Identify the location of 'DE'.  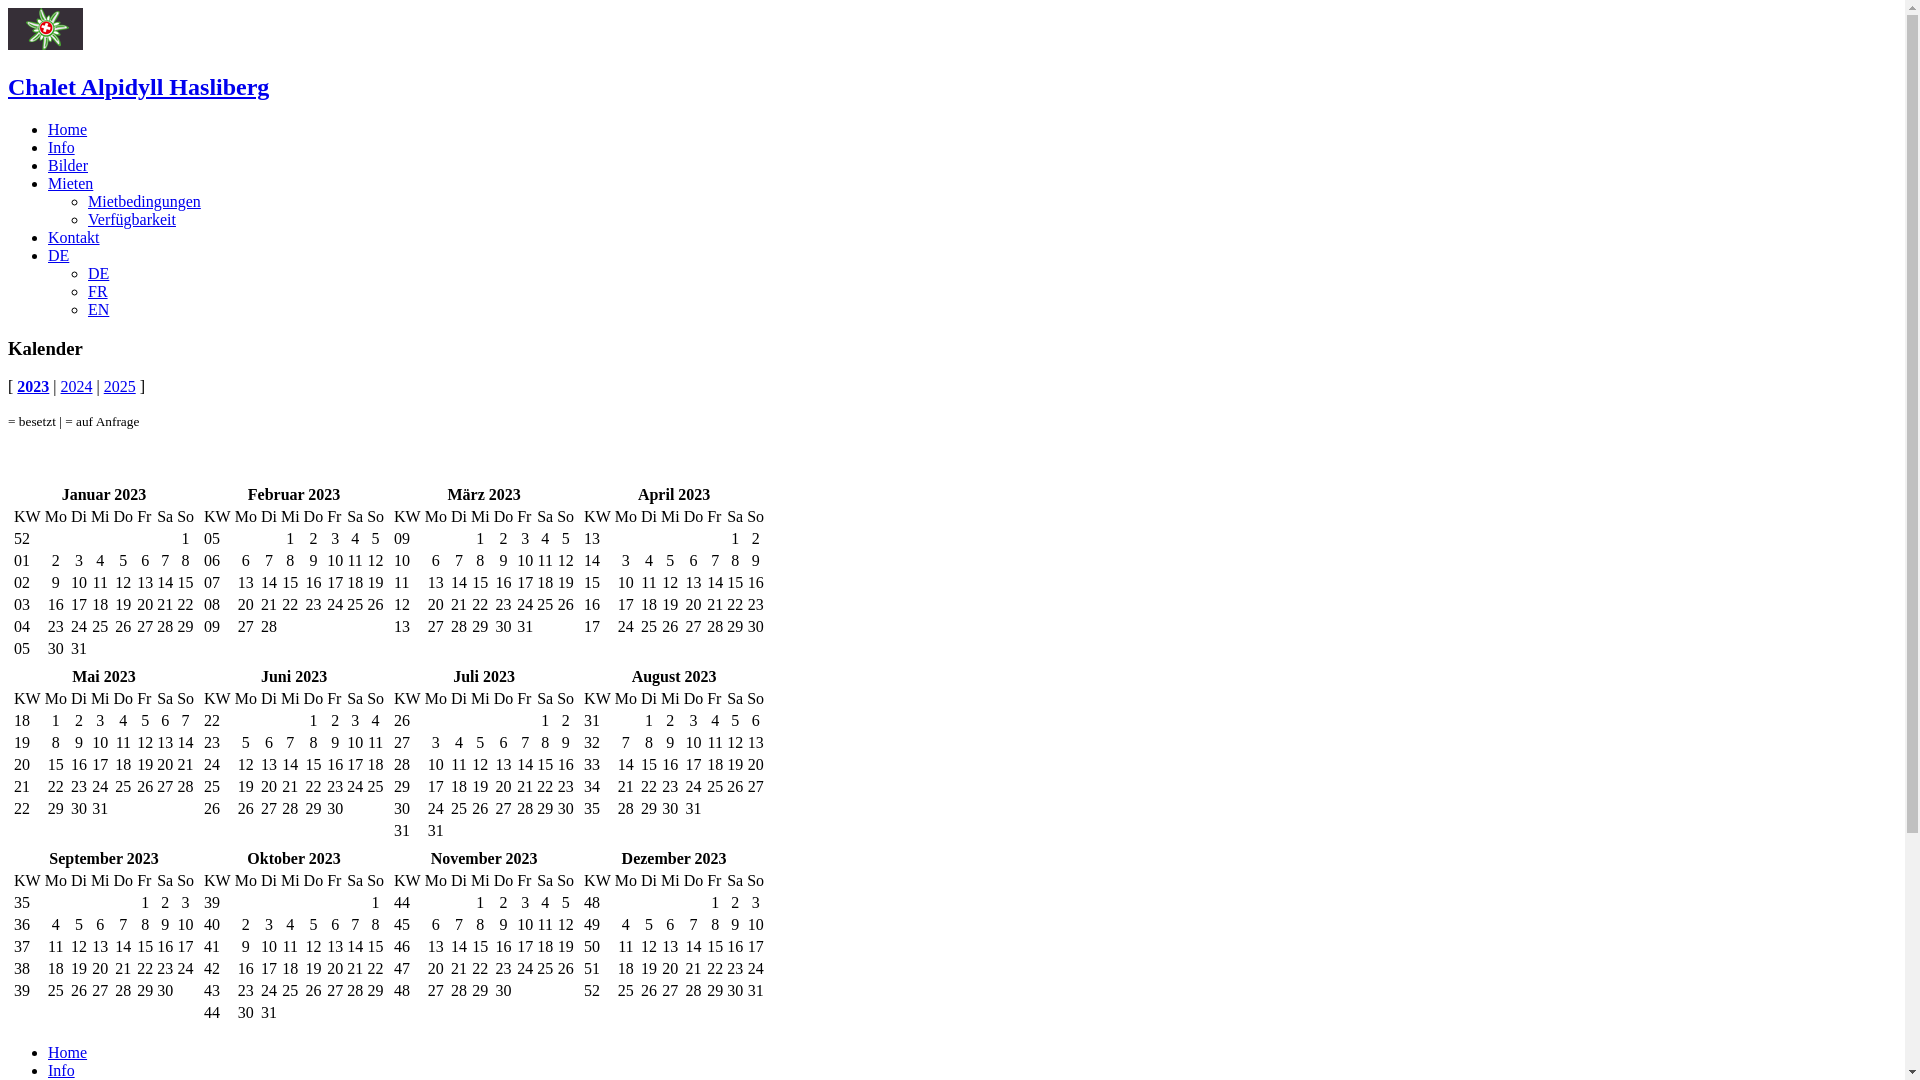
(97, 273).